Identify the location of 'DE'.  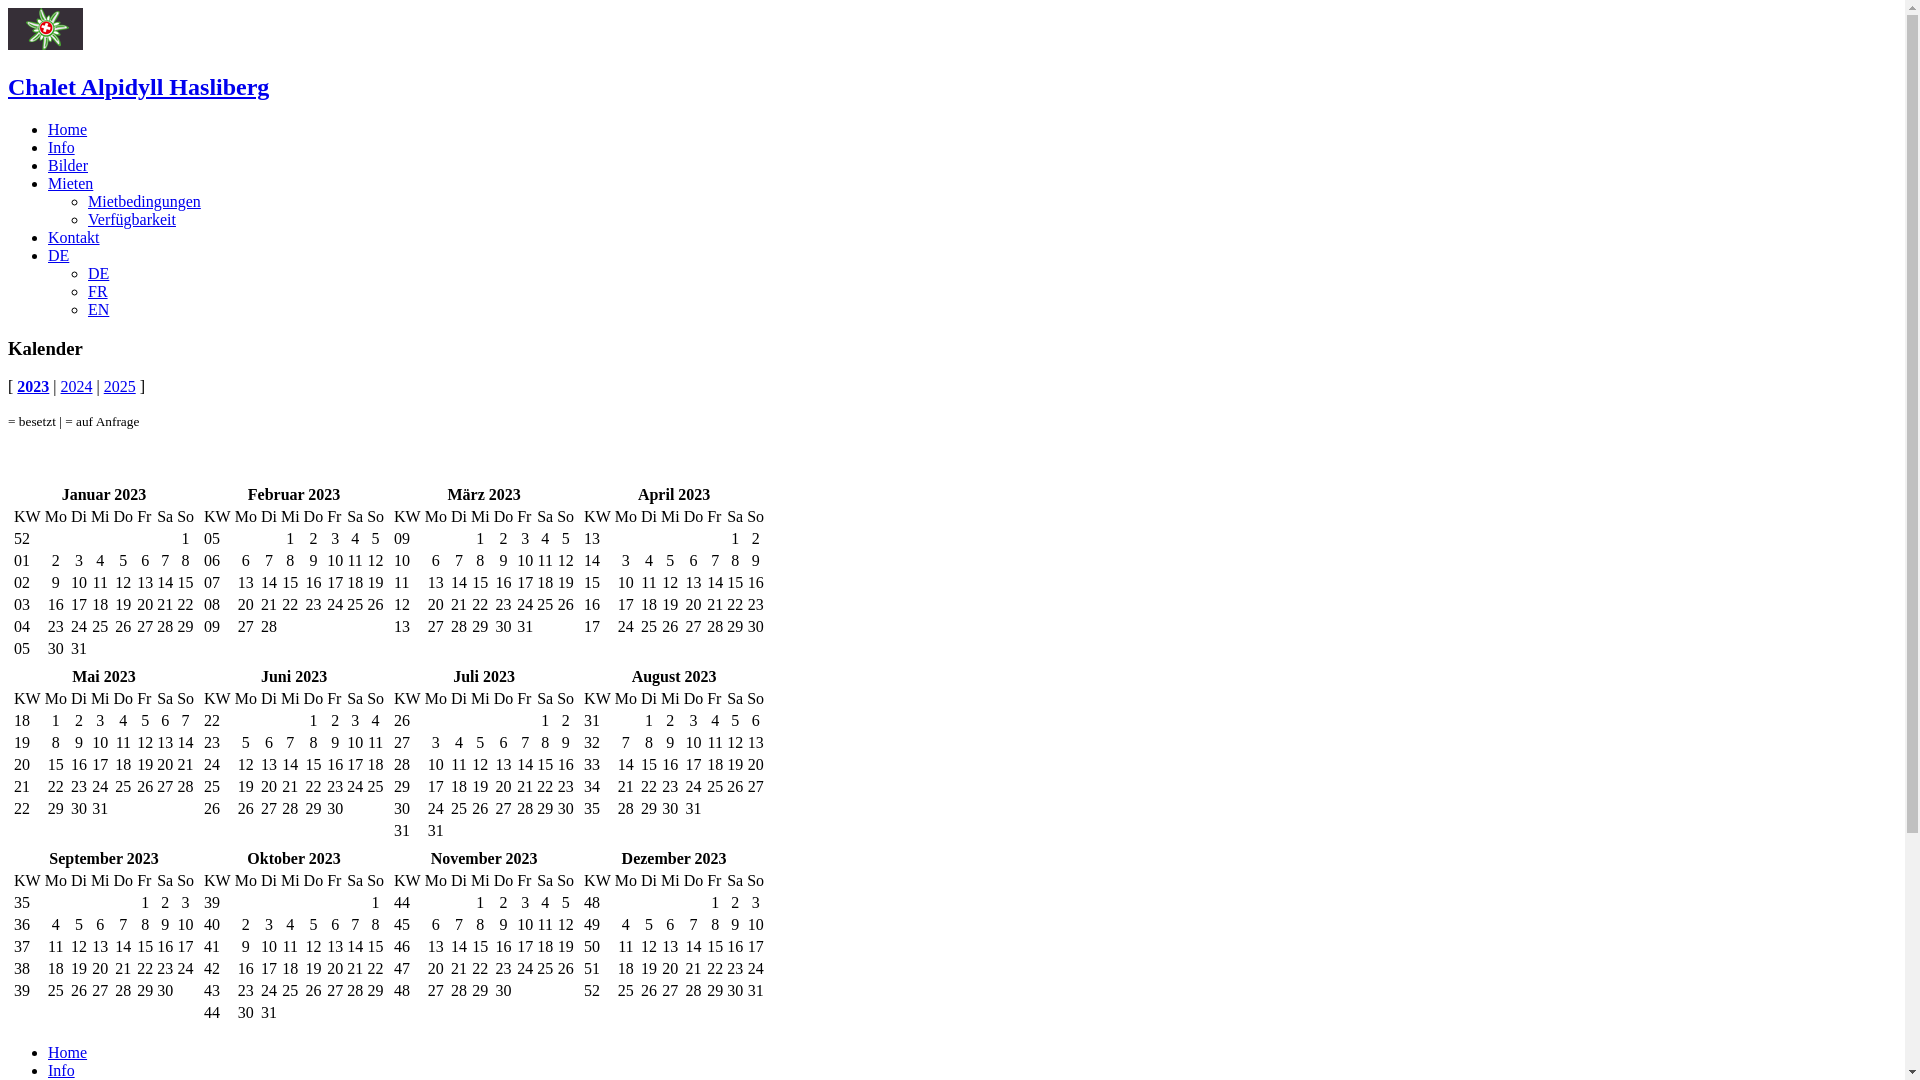
(97, 273).